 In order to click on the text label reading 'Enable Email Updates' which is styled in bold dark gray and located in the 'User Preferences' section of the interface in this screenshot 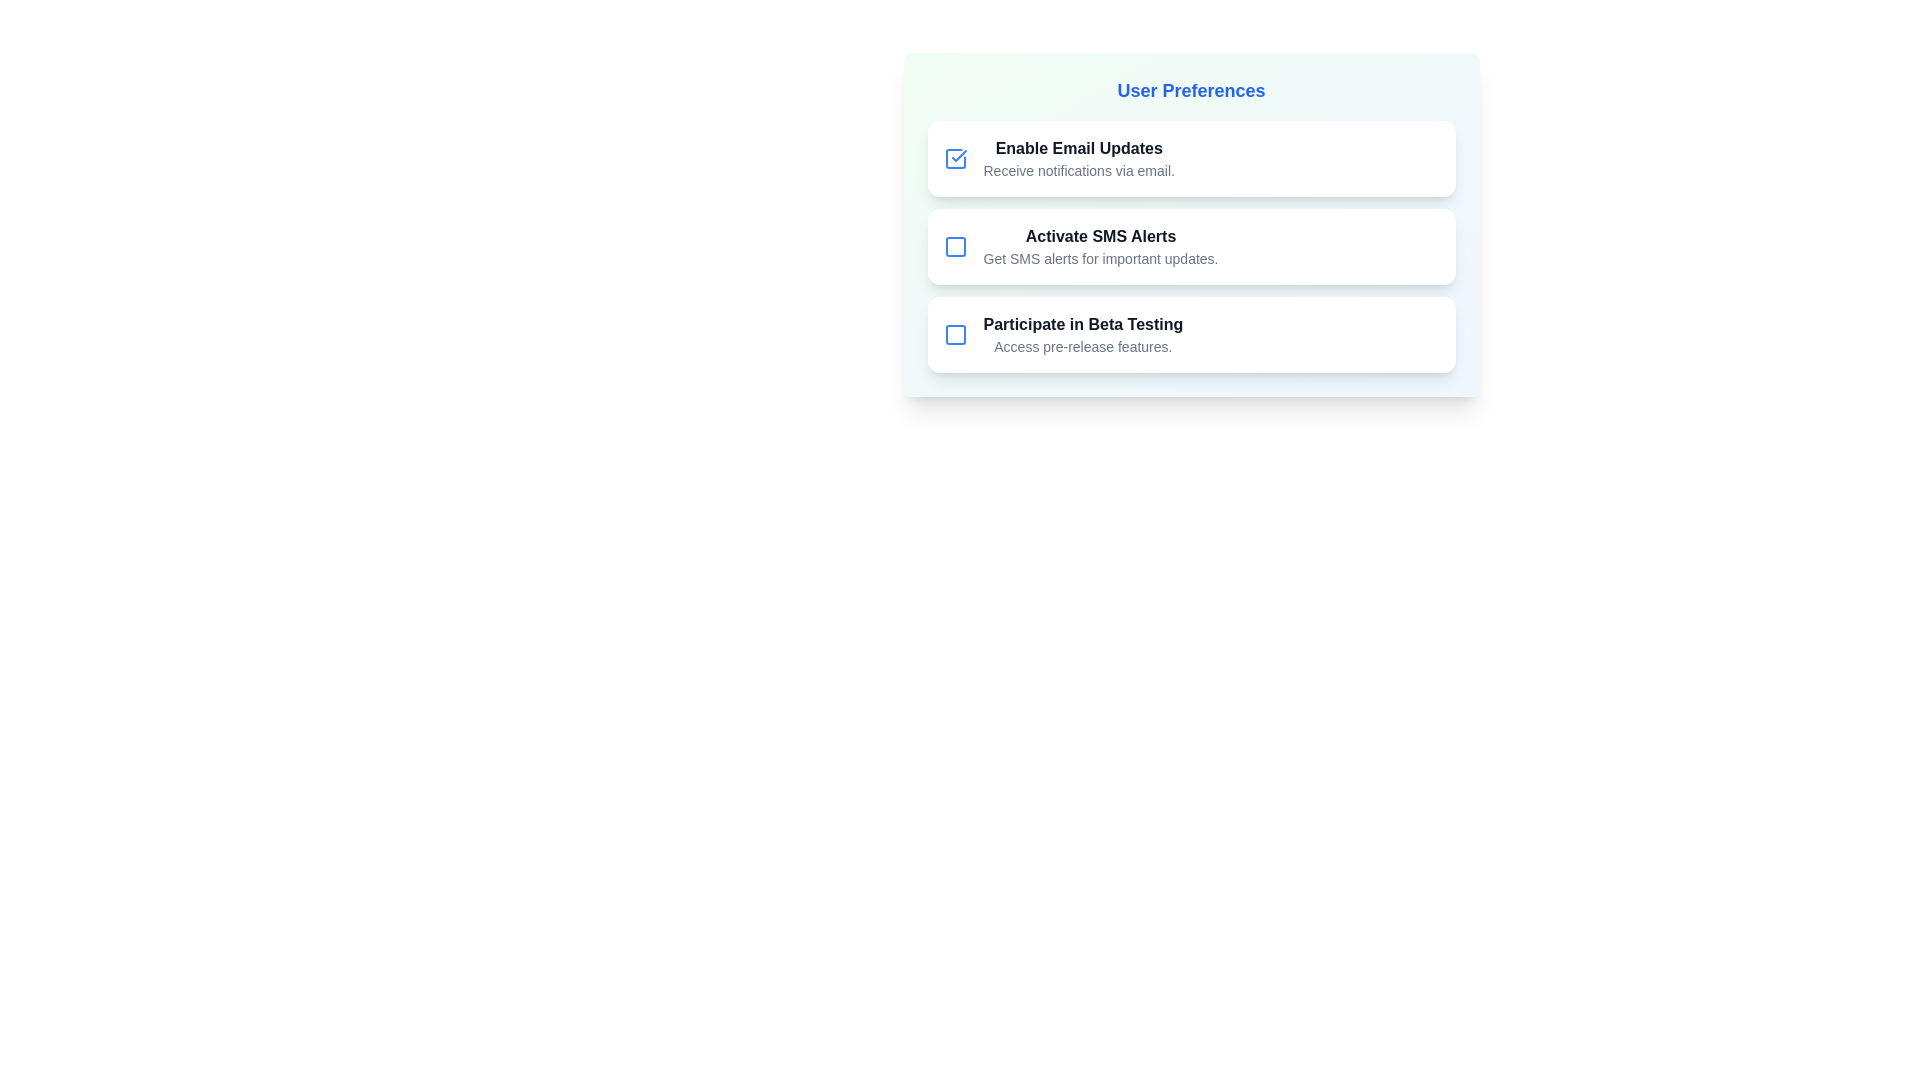, I will do `click(1078, 148)`.